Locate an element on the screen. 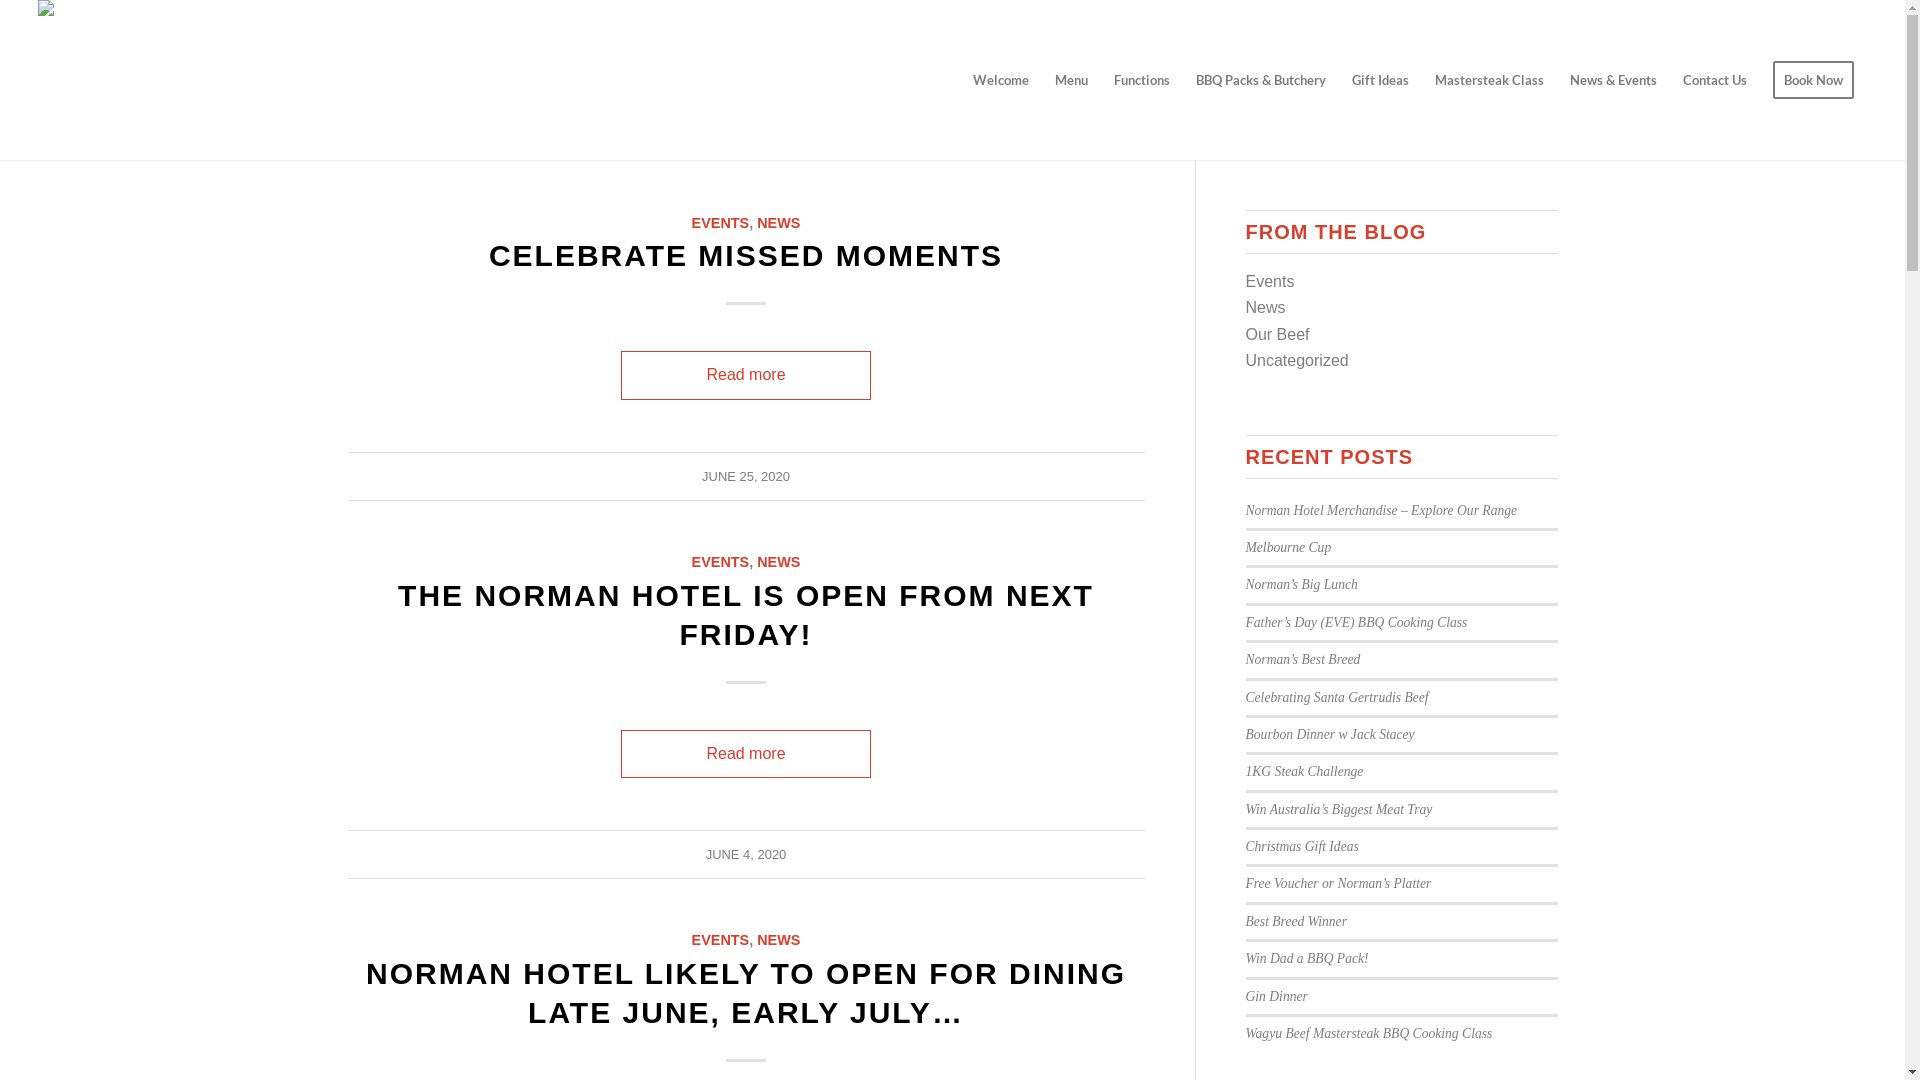 The height and width of the screenshot is (1080, 1920). 'Wagyu Beef Mastersteak BBQ Cooking Class' is located at coordinates (1368, 1033).